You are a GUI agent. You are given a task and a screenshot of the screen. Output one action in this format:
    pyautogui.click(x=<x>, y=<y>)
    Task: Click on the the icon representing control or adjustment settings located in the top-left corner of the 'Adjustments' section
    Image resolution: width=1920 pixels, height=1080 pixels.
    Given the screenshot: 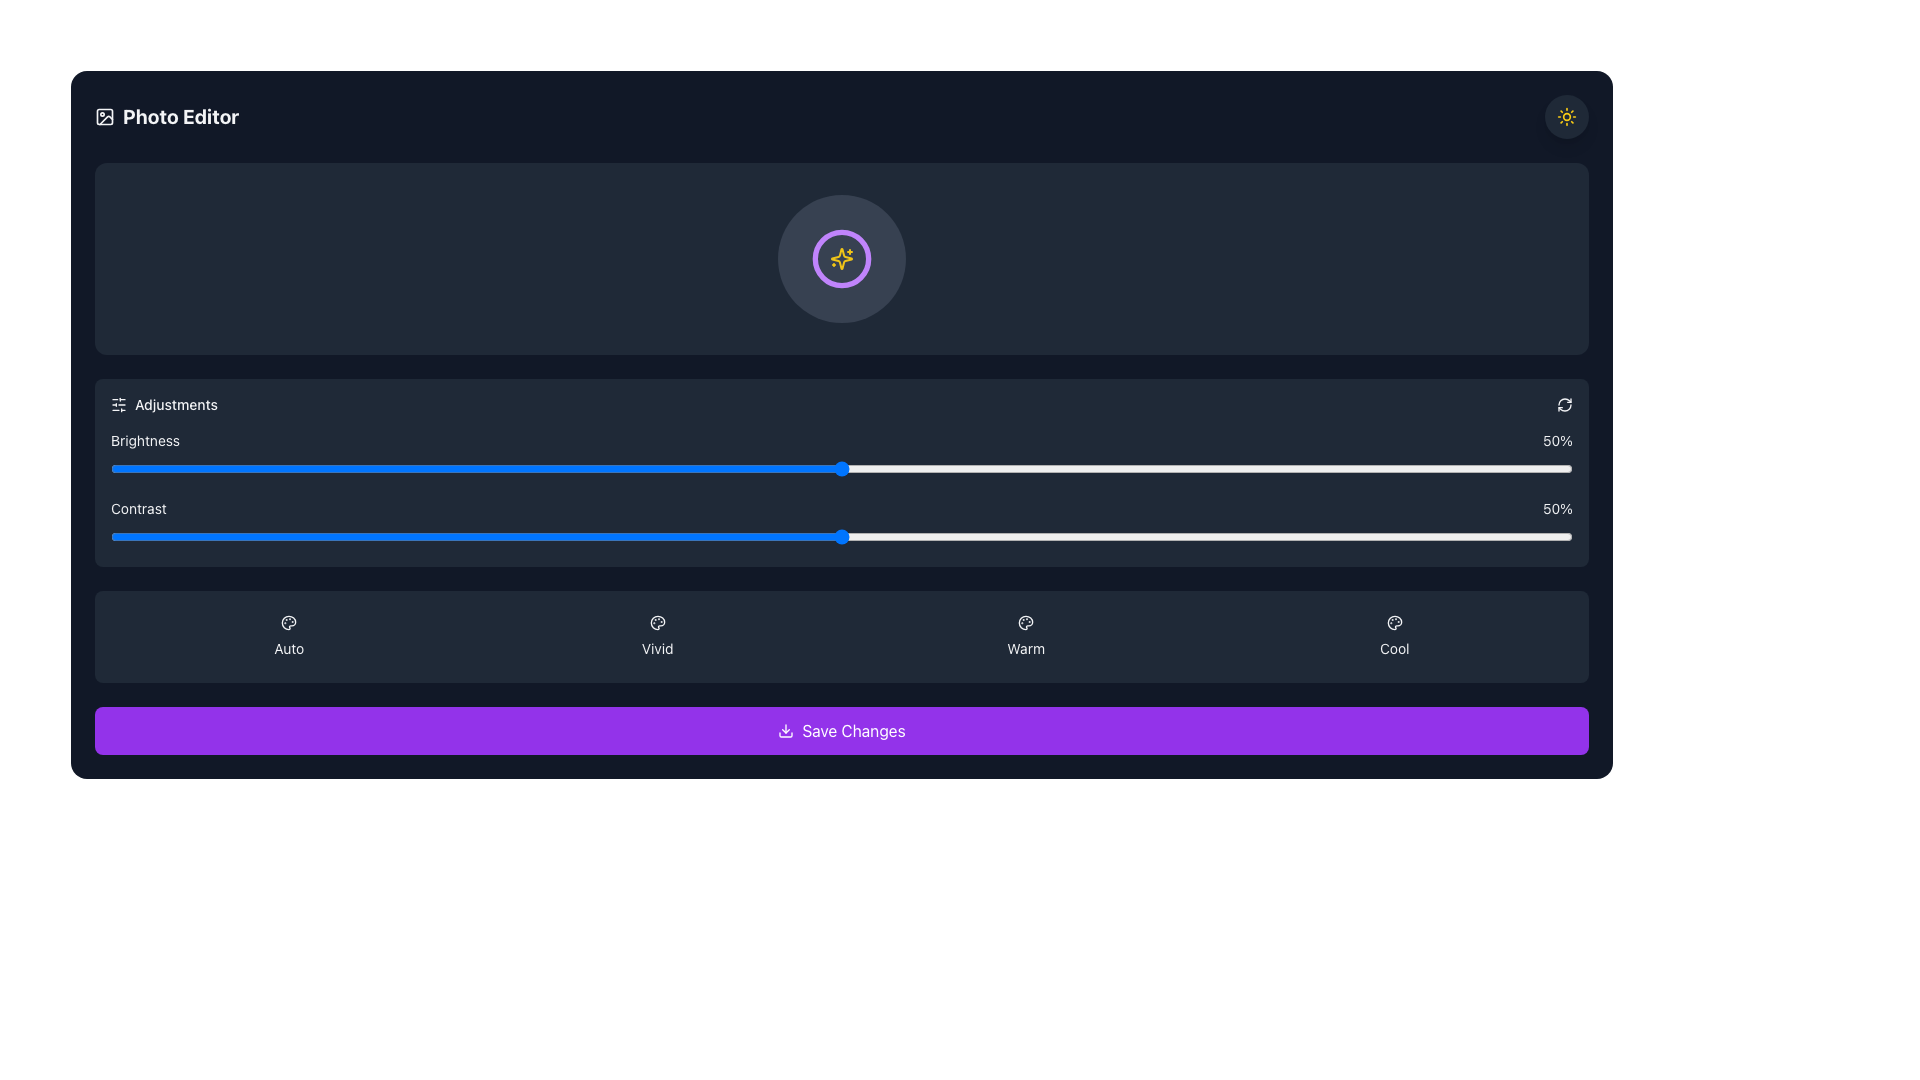 What is the action you would take?
    pyautogui.click(x=118, y=405)
    